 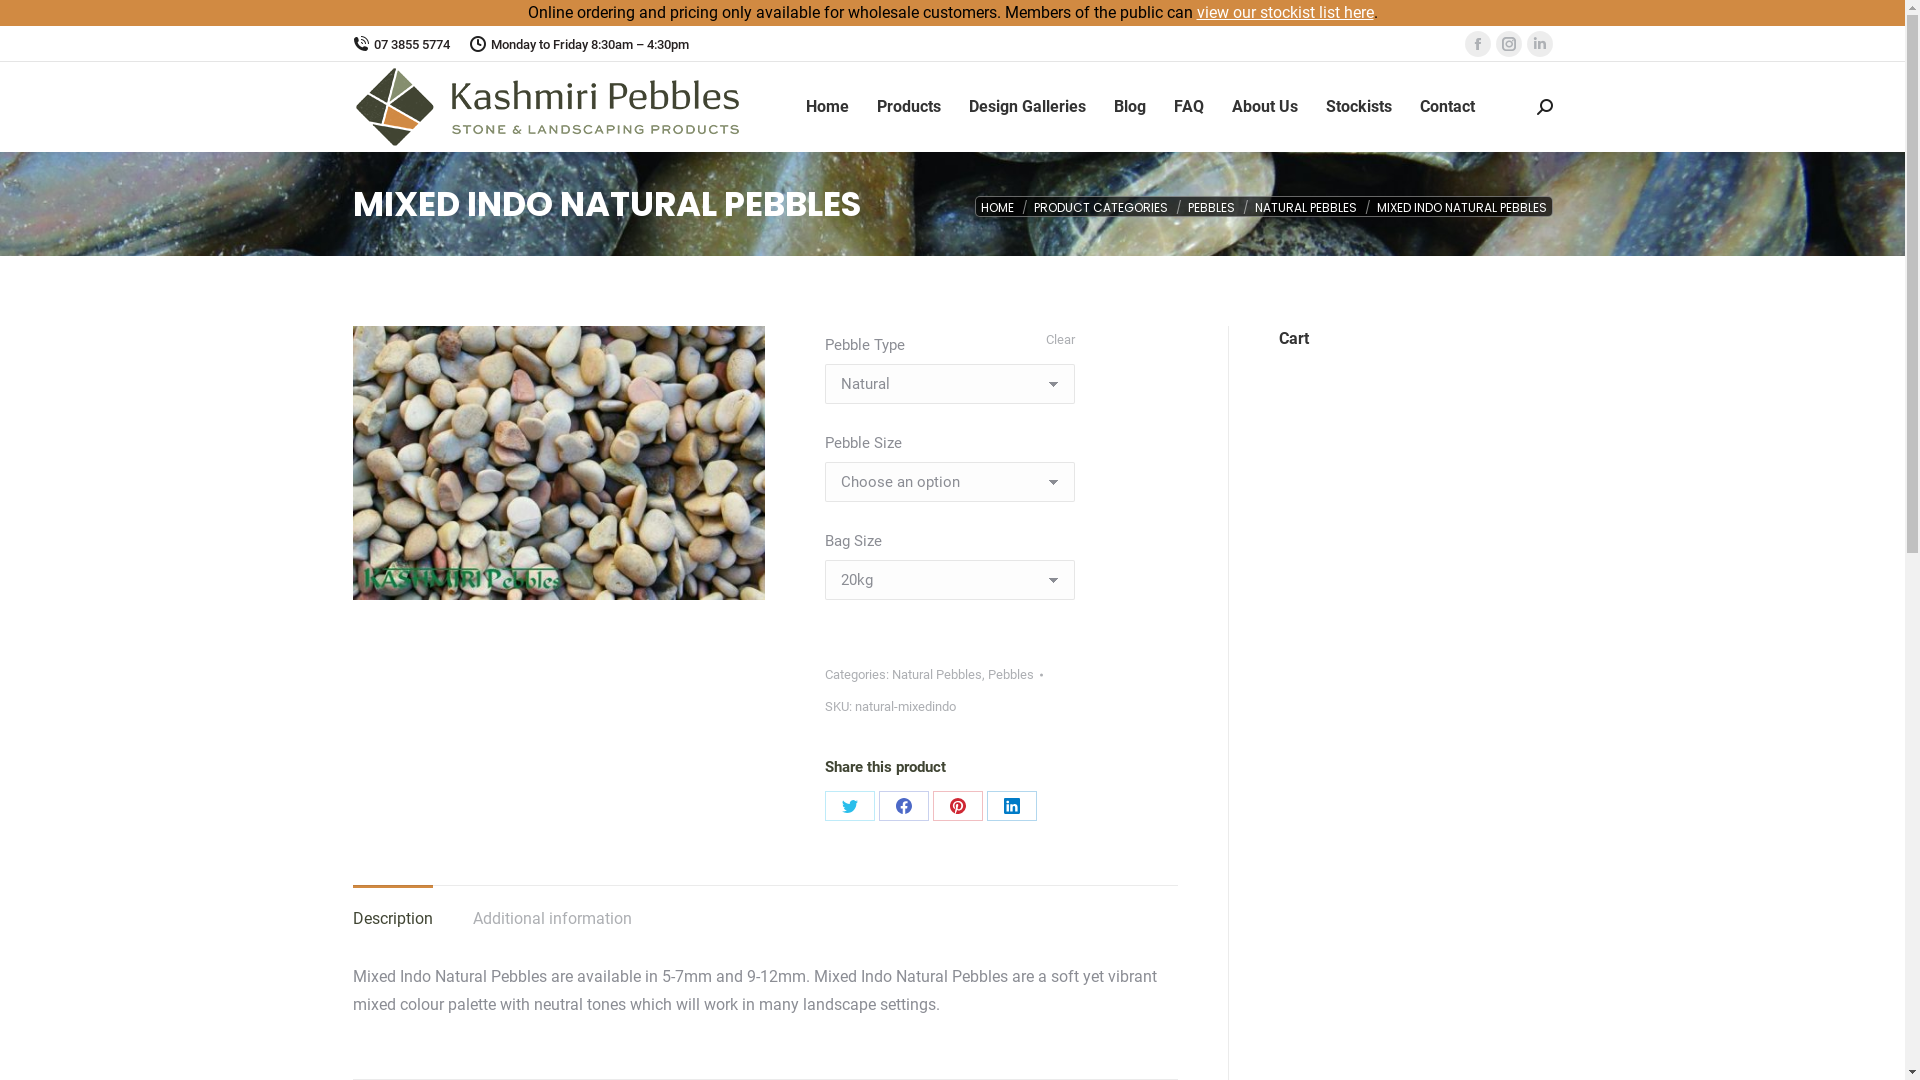 I want to click on 'Share on Facebook', so click(x=902, y=805).